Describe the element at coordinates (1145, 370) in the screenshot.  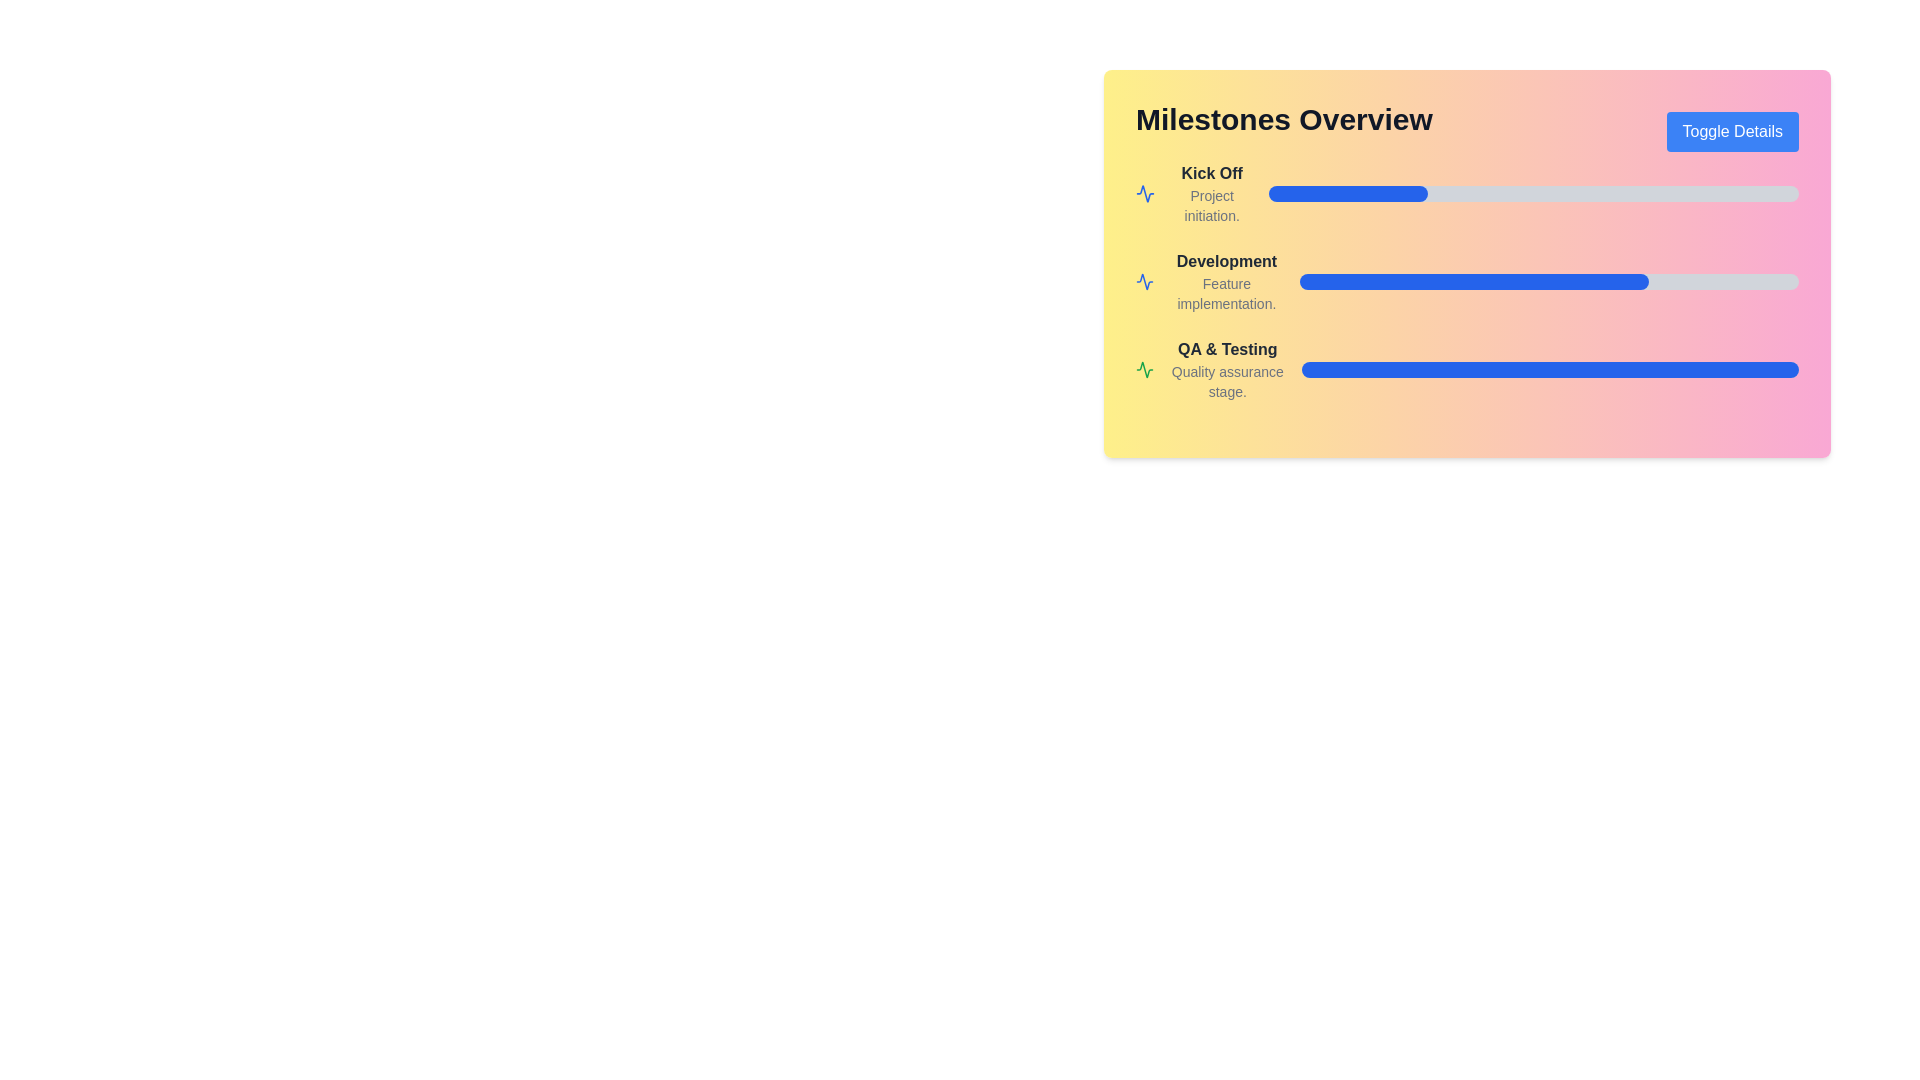
I see `the 'QA & Testing' milestone icon located in the Milestones Overview card by moving the cursor to it for user interaction` at that location.